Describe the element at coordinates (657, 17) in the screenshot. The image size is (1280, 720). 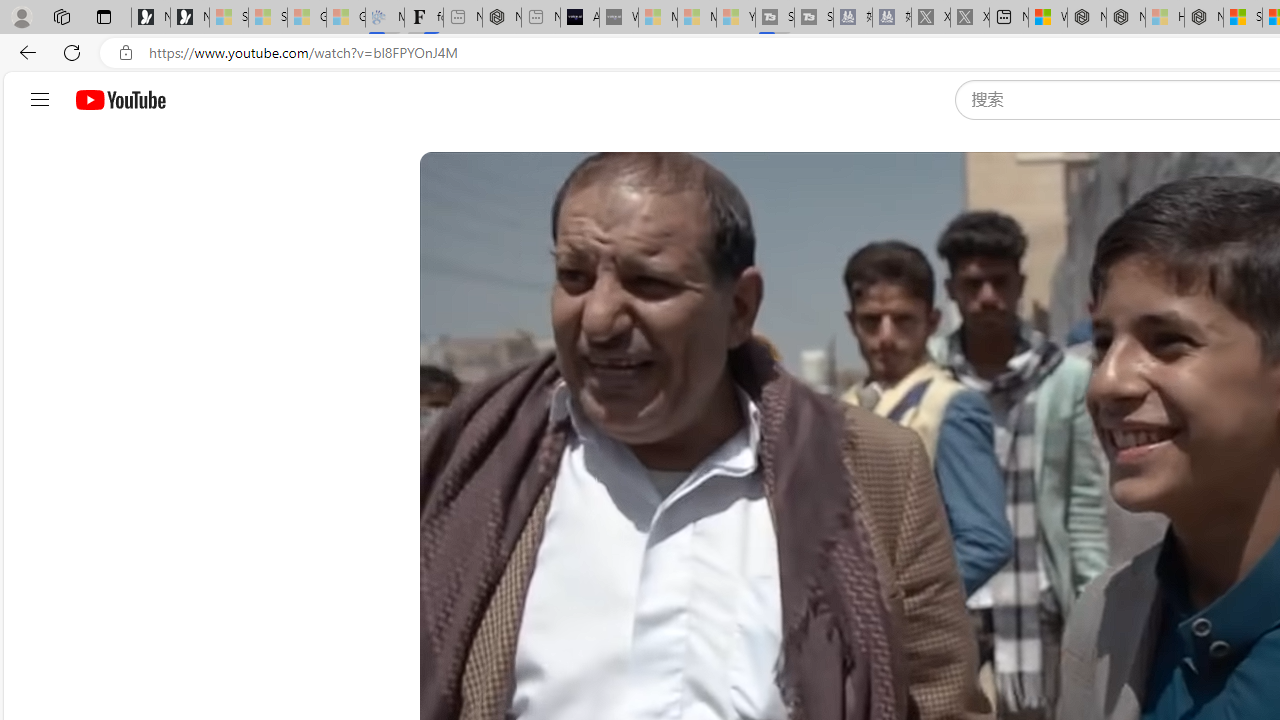
I see `'Microsoft Start Sports - Sleeping'` at that location.